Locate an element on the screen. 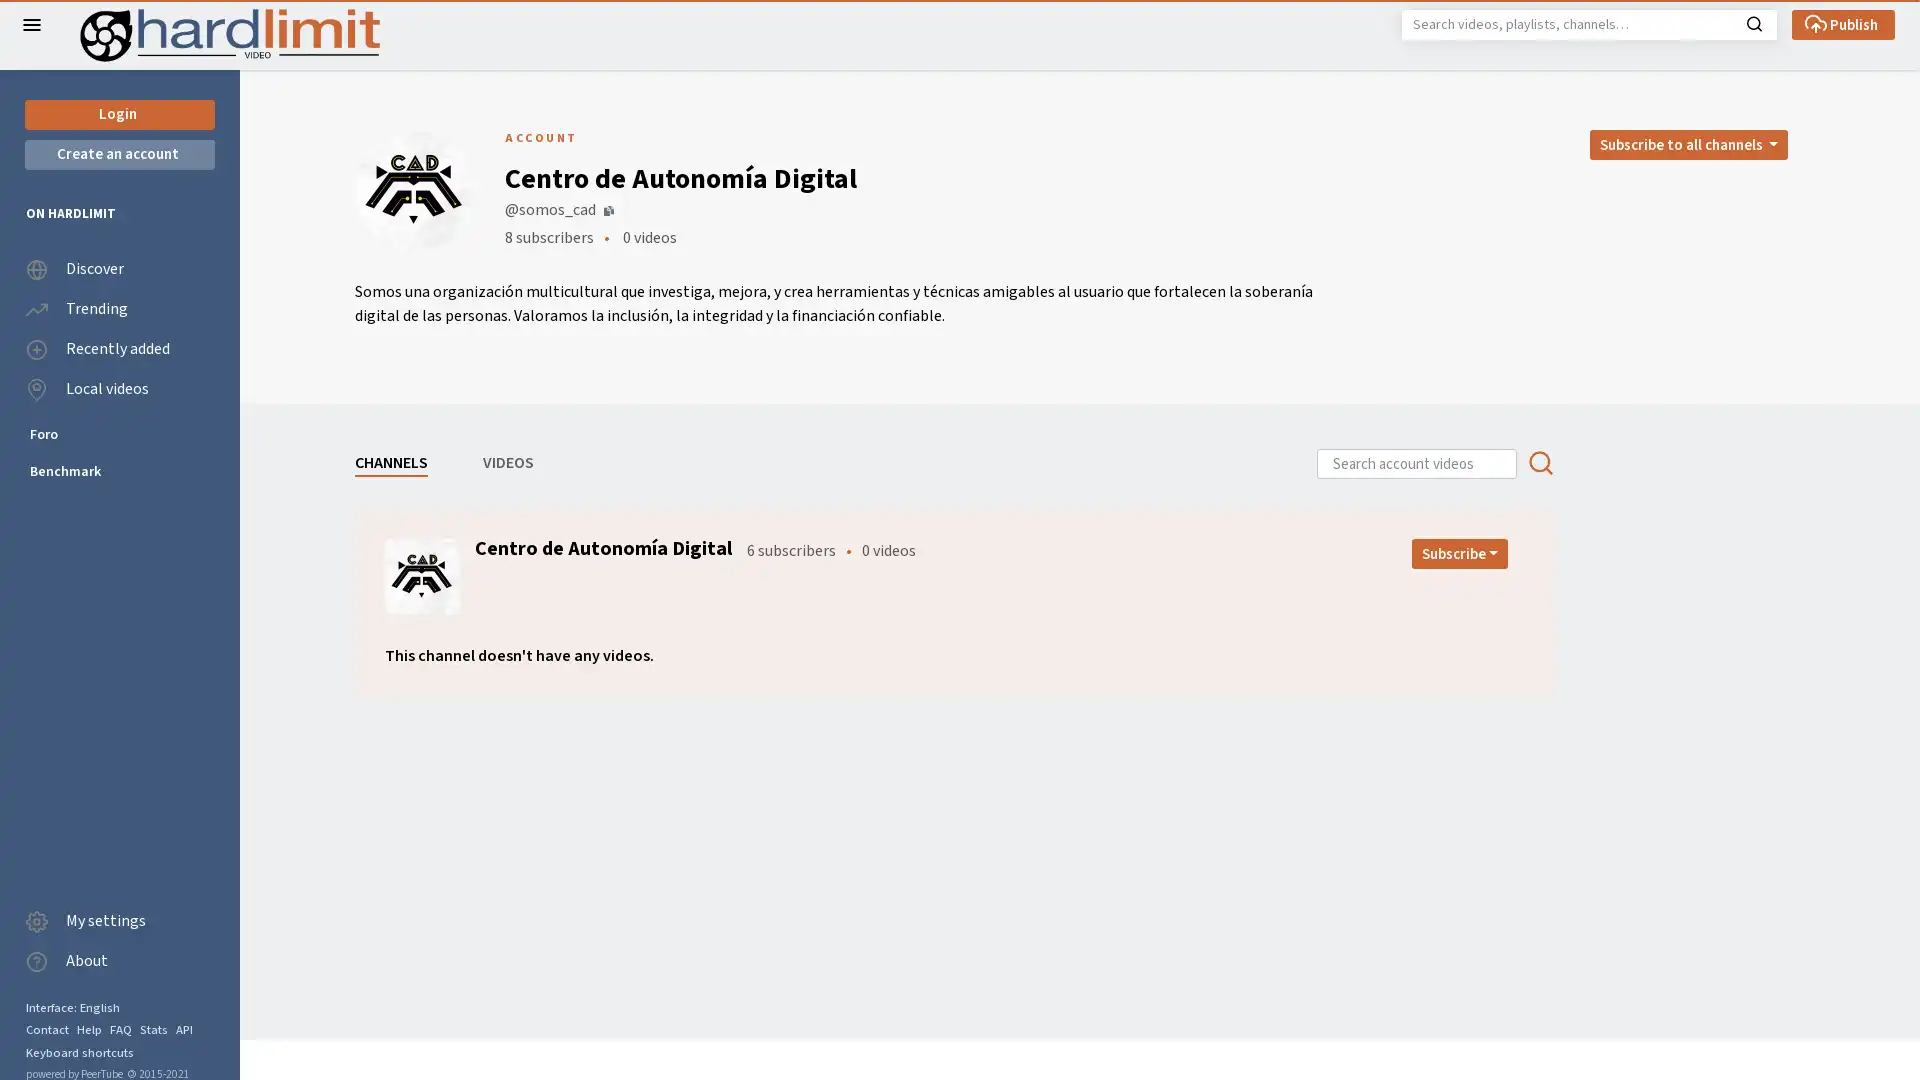  Close the left menu is located at coordinates (32, 24).